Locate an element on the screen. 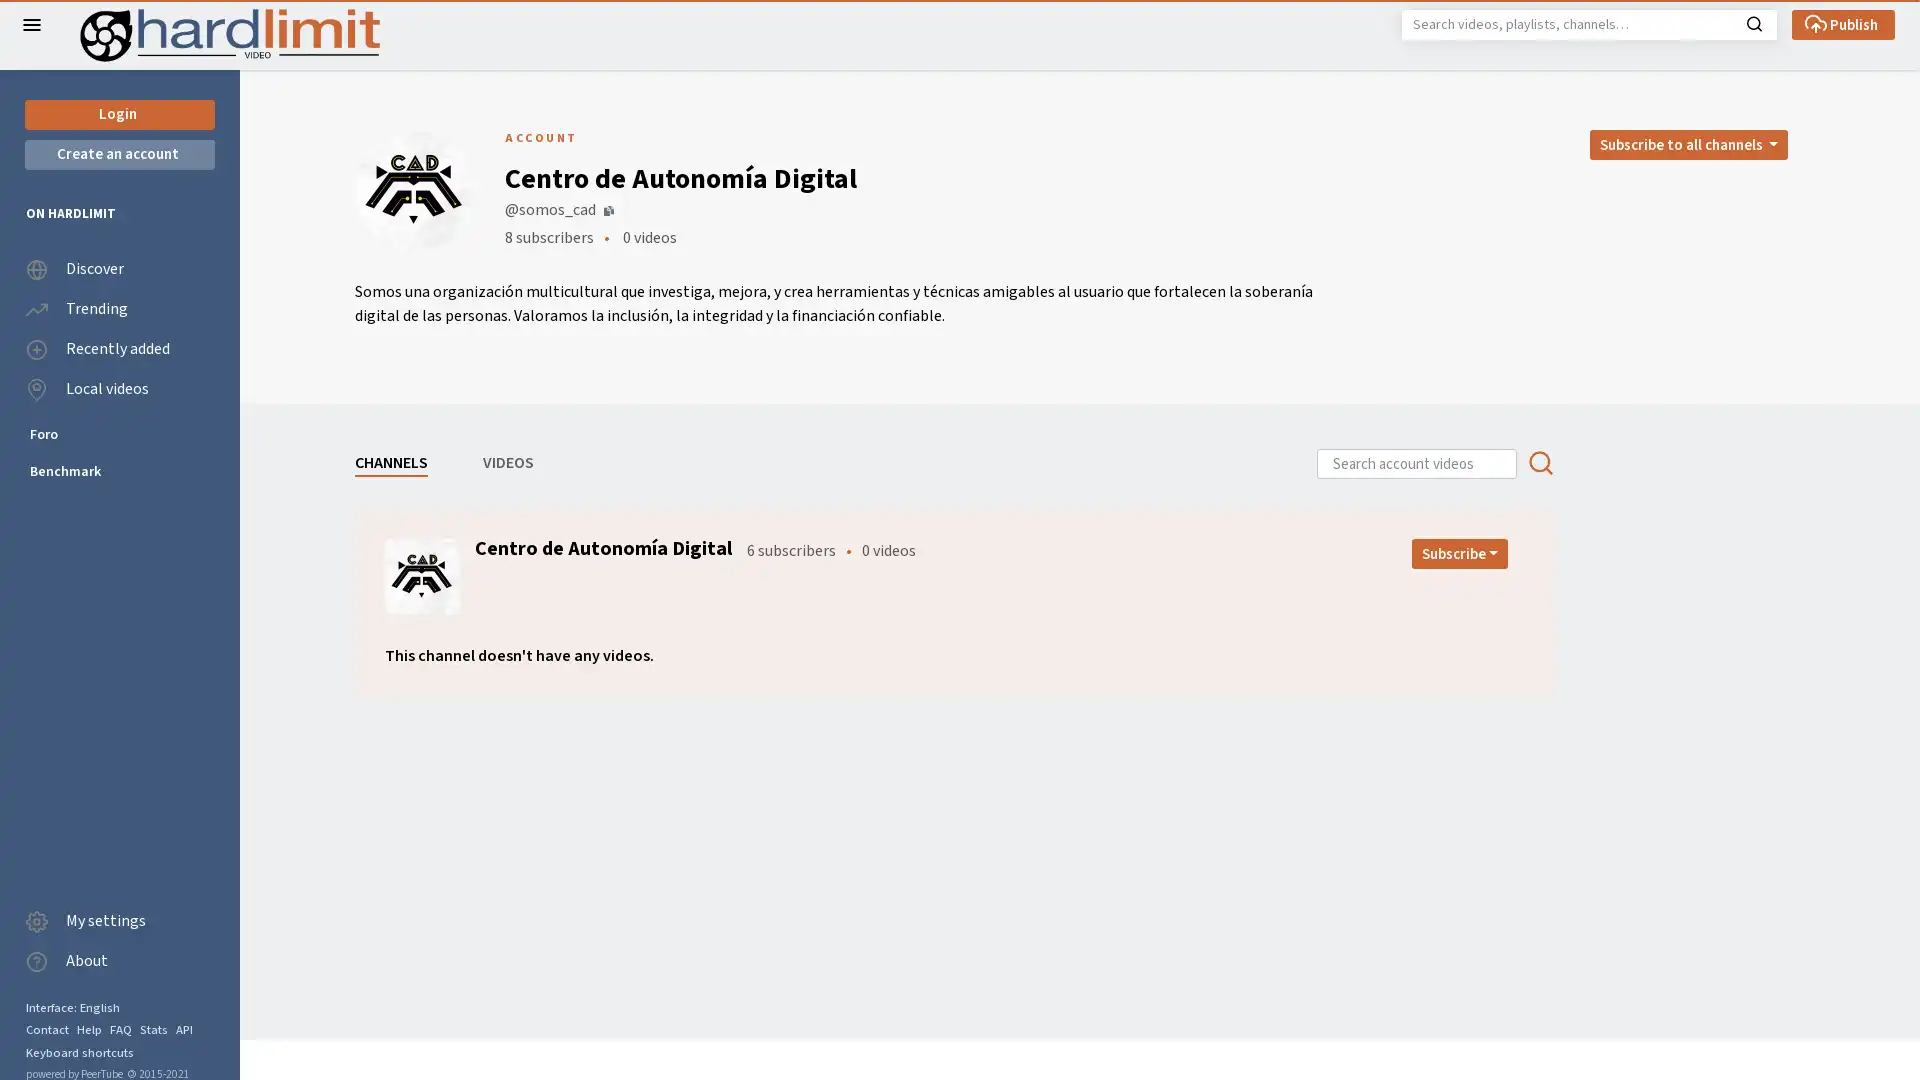  Close the left menu is located at coordinates (32, 24).